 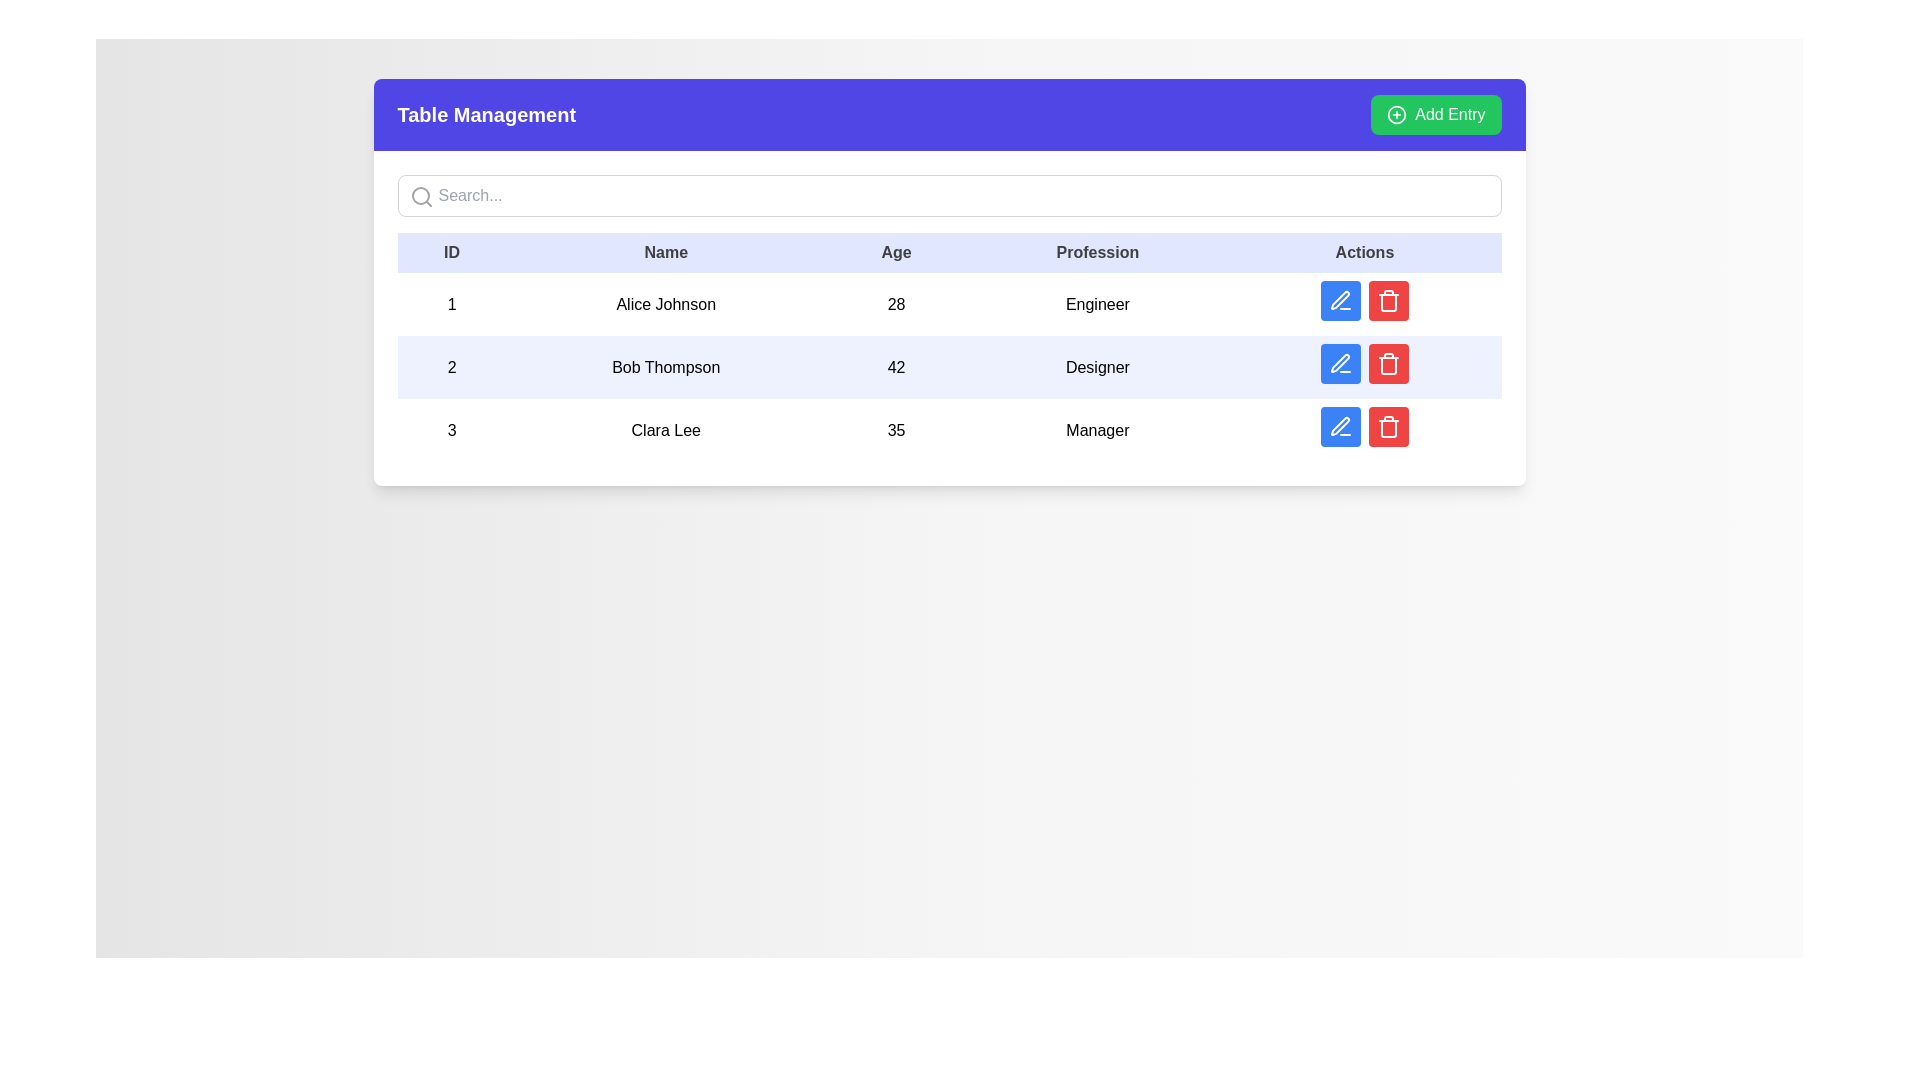 I want to click on the circular green plus icon located to the left of the 'Add Entry' text in the green button at the top right corner of the interface, so click(x=1396, y=115).